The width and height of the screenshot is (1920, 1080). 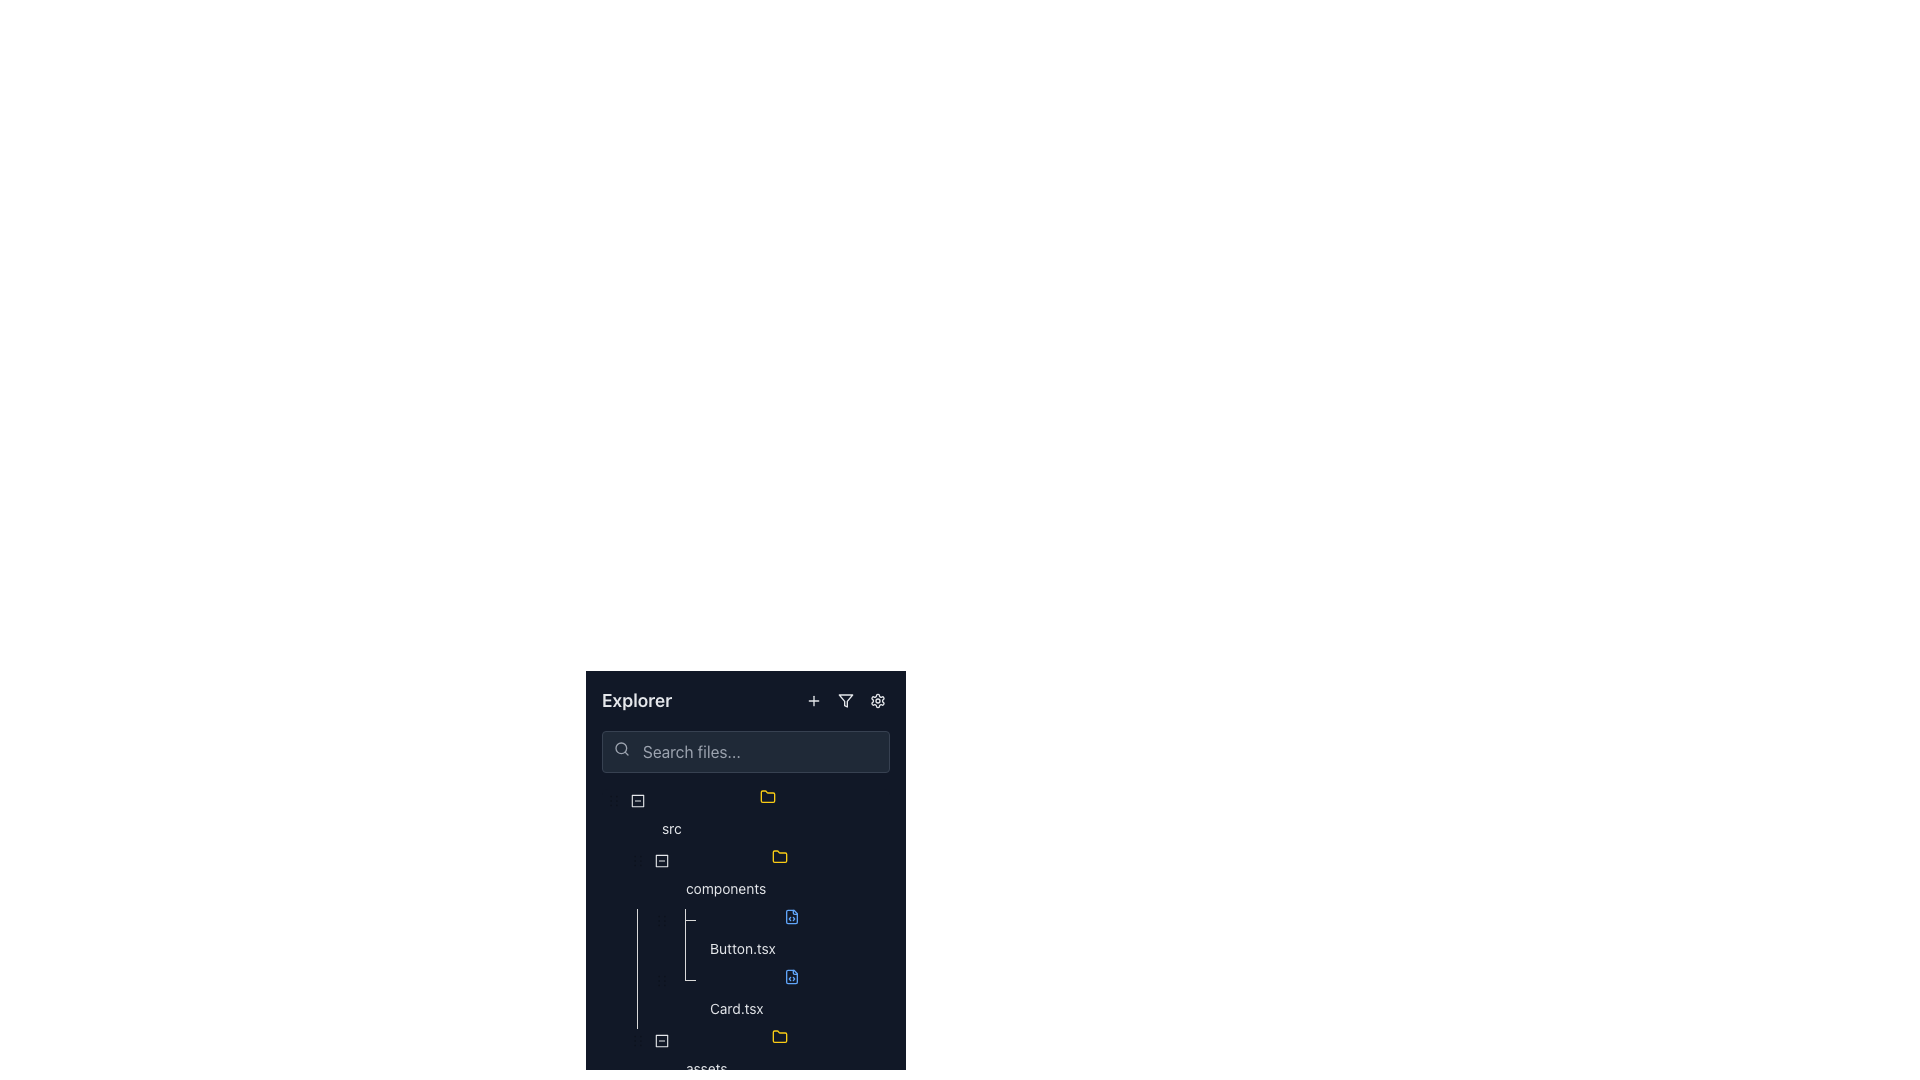 What do you see at coordinates (637, 859) in the screenshot?
I see `the drag-and-drop handle located in the 'Explorer' sidebar next to the 'src' folder` at bounding box center [637, 859].